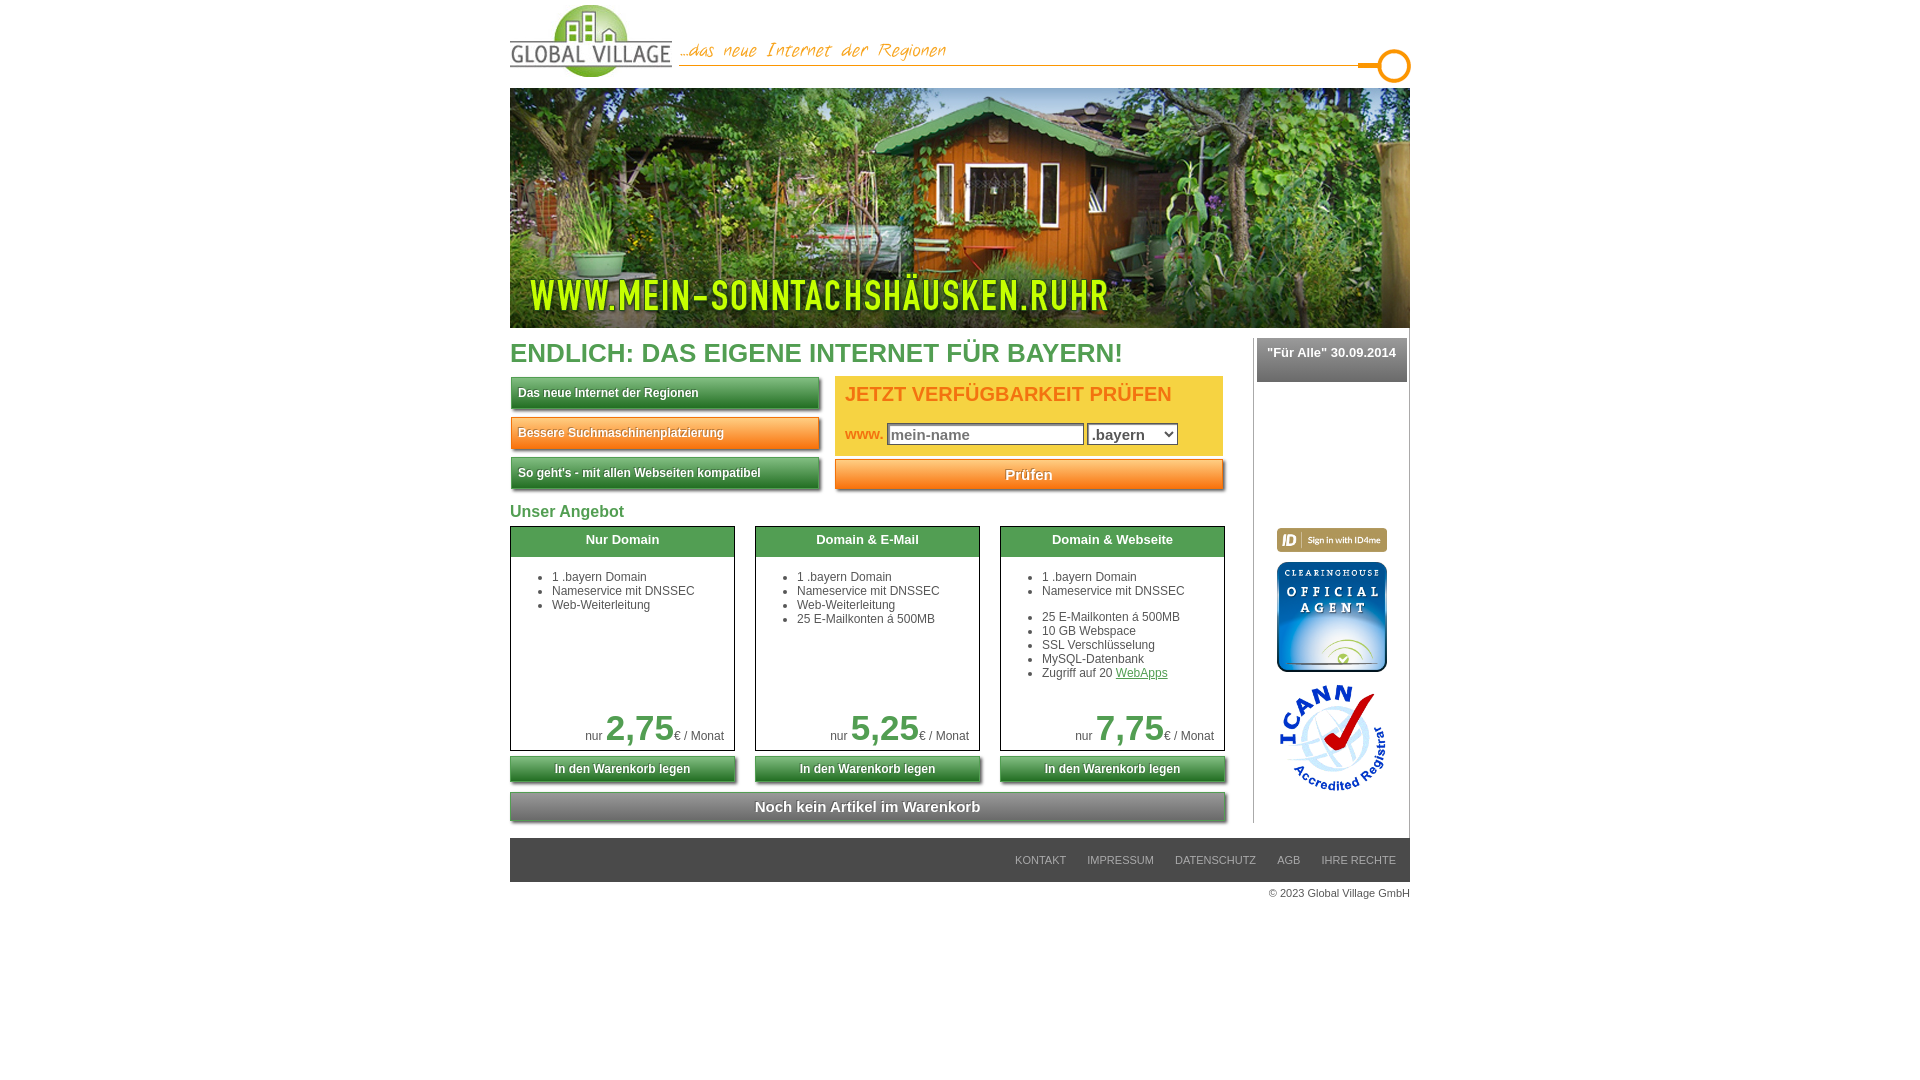 This screenshot has height=1080, width=1920. I want to click on 'KONTAKT', so click(1040, 859).